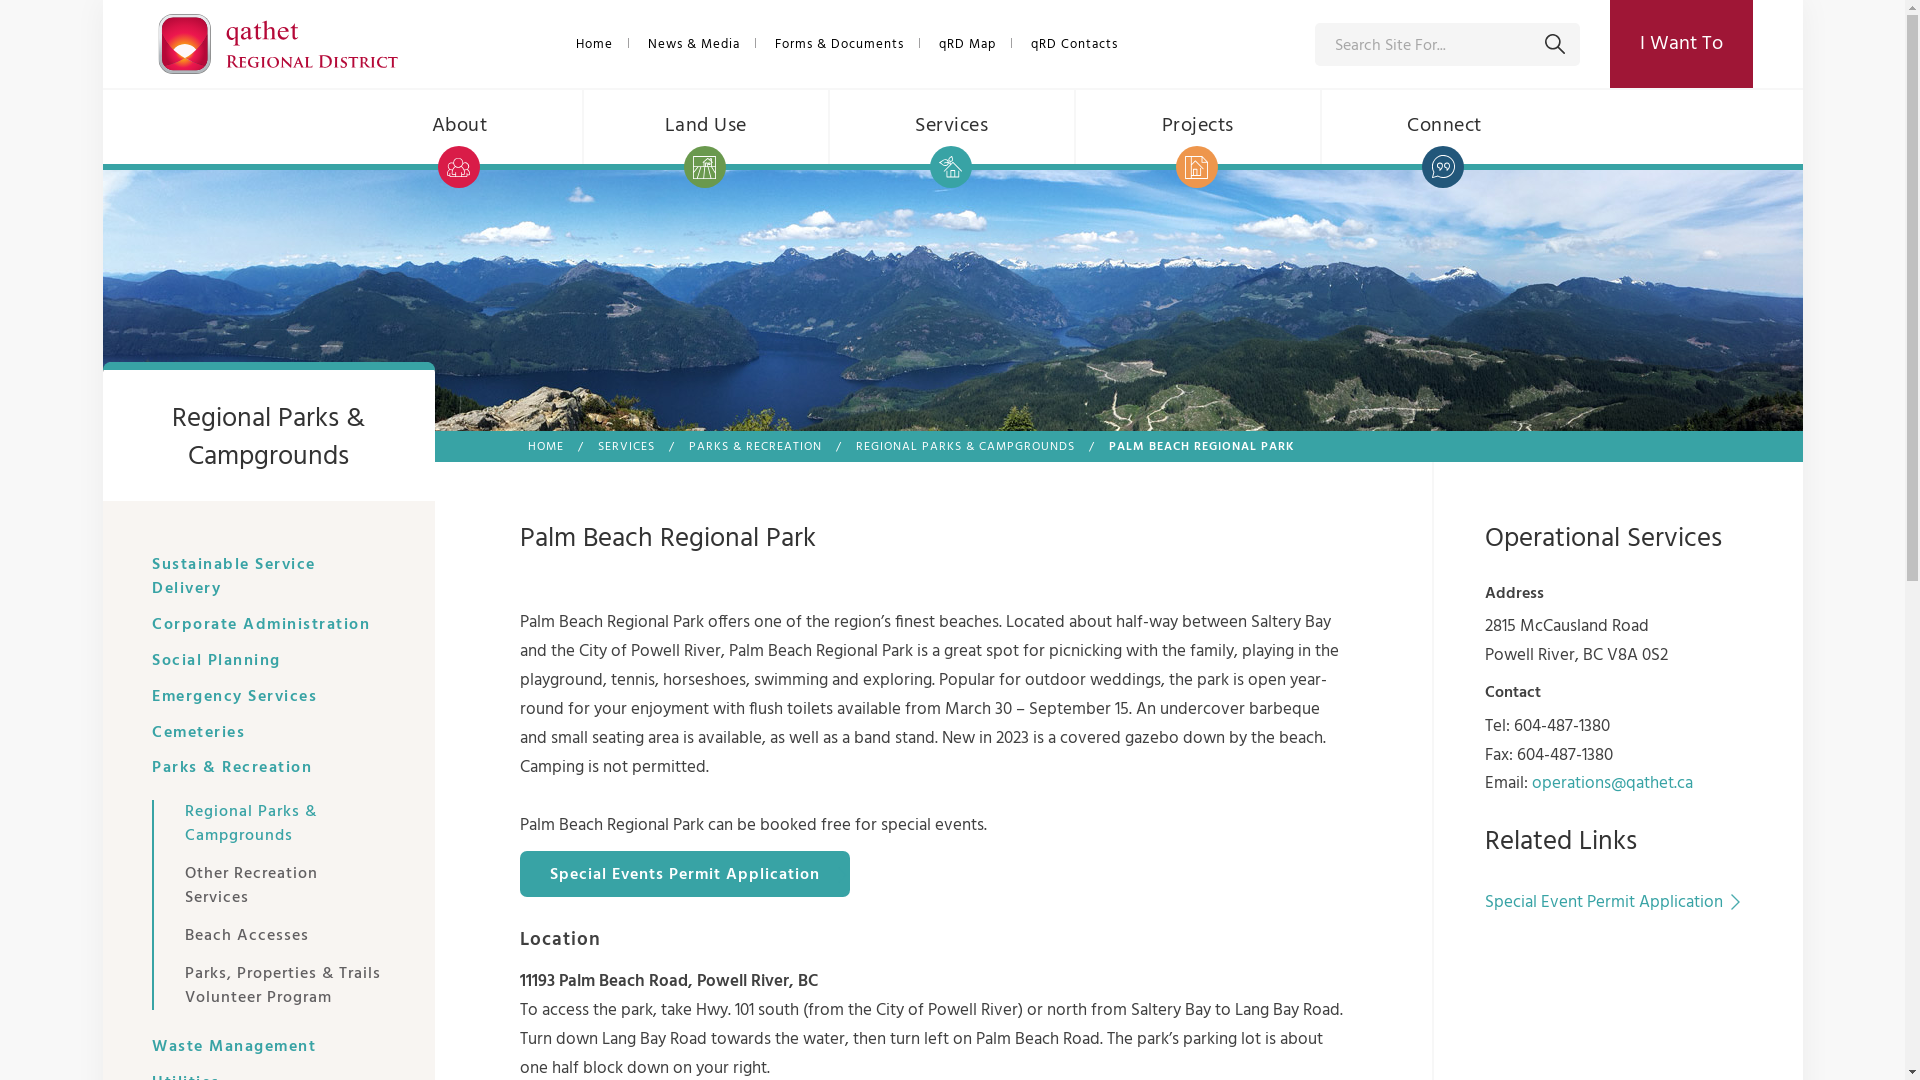 This screenshot has width=1920, height=1080. I want to click on 'I Want To', so click(1680, 43).